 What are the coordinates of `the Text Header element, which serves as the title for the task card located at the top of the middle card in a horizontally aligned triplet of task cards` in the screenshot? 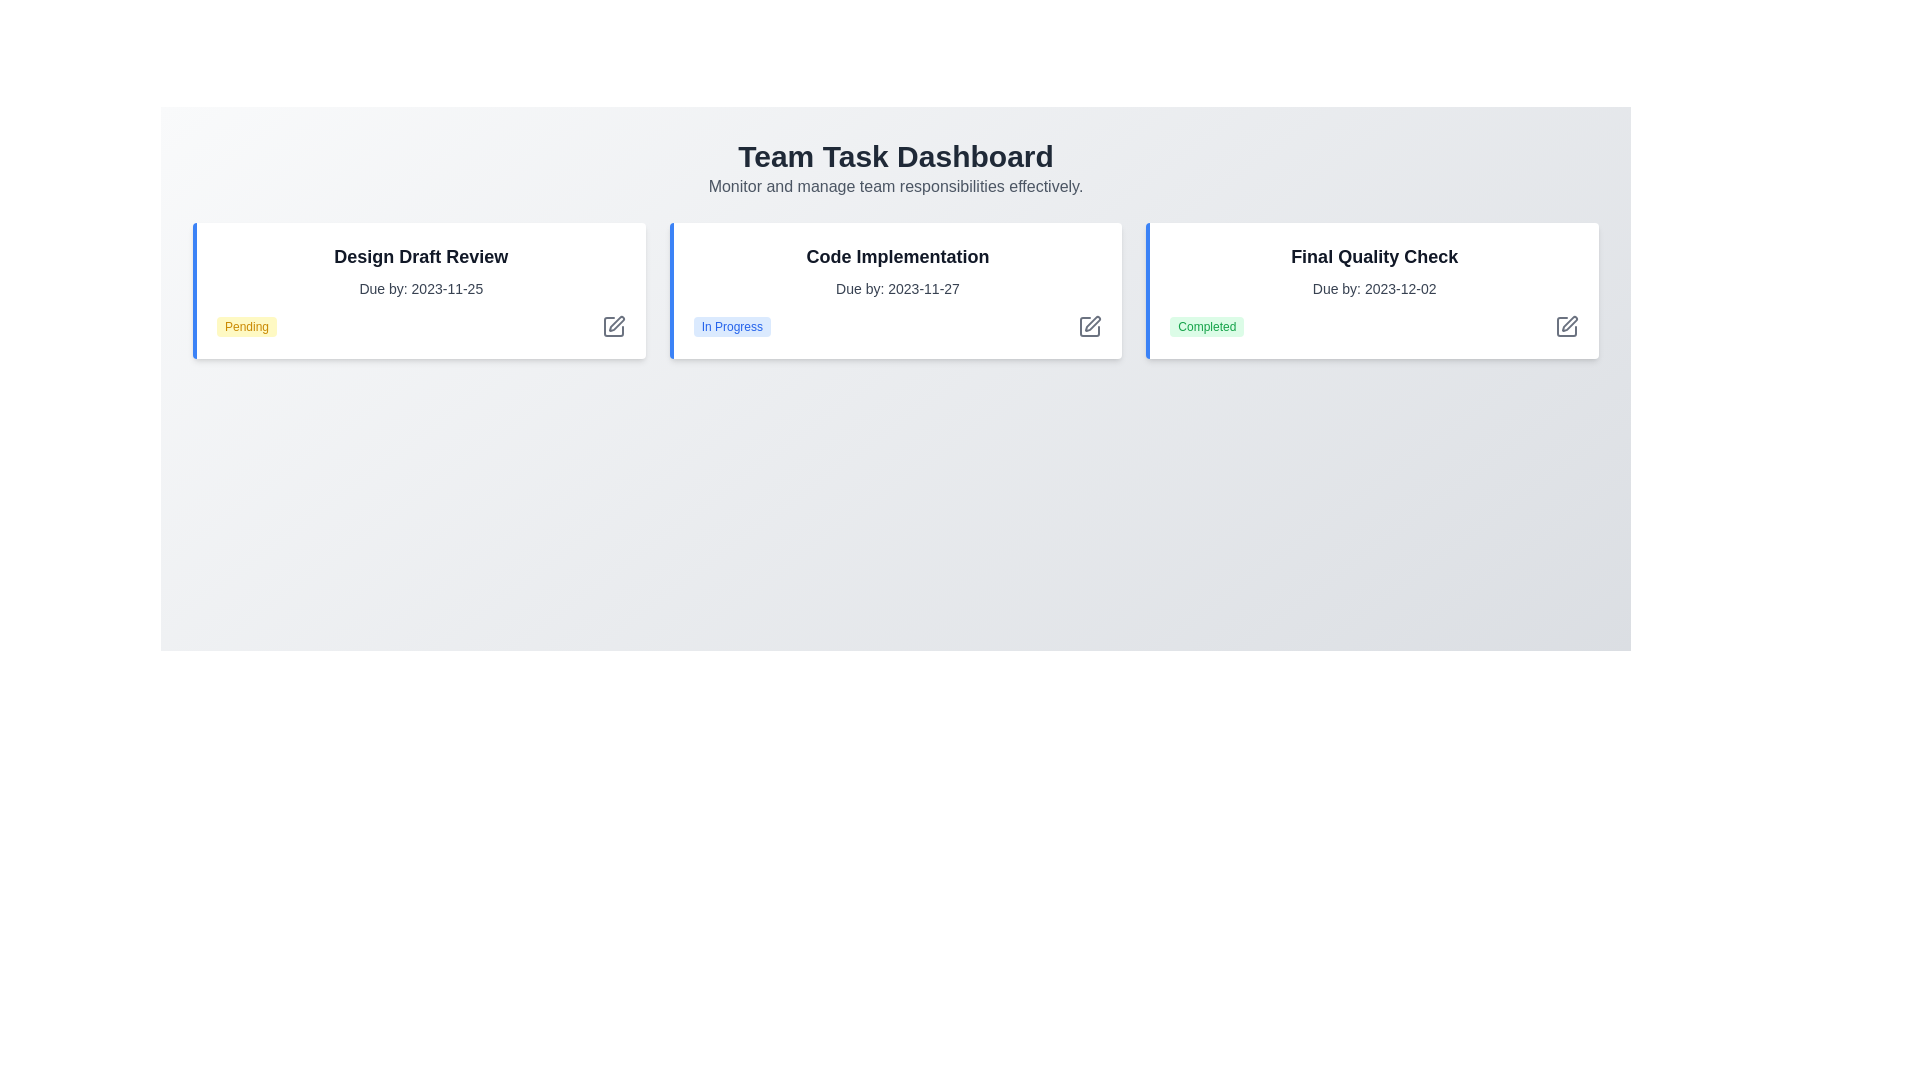 It's located at (896, 256).